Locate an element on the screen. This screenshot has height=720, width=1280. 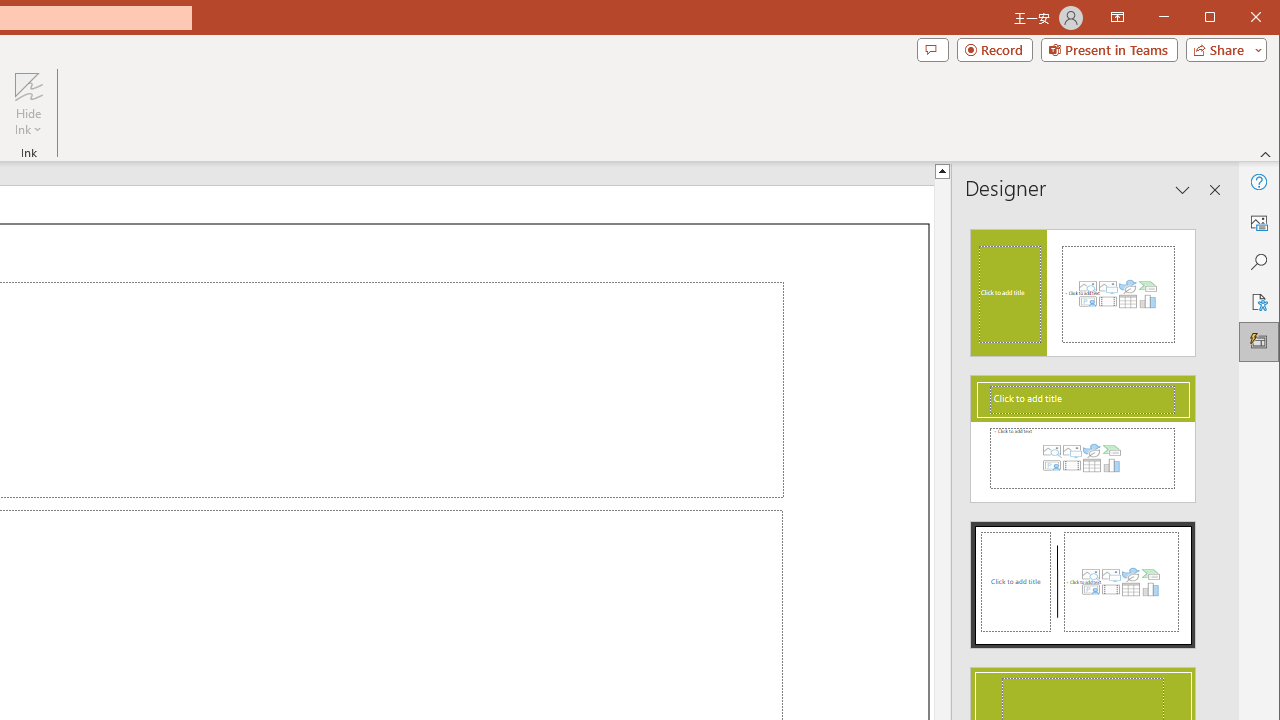
'Design Idea' is located at coordinates (1081, 579).